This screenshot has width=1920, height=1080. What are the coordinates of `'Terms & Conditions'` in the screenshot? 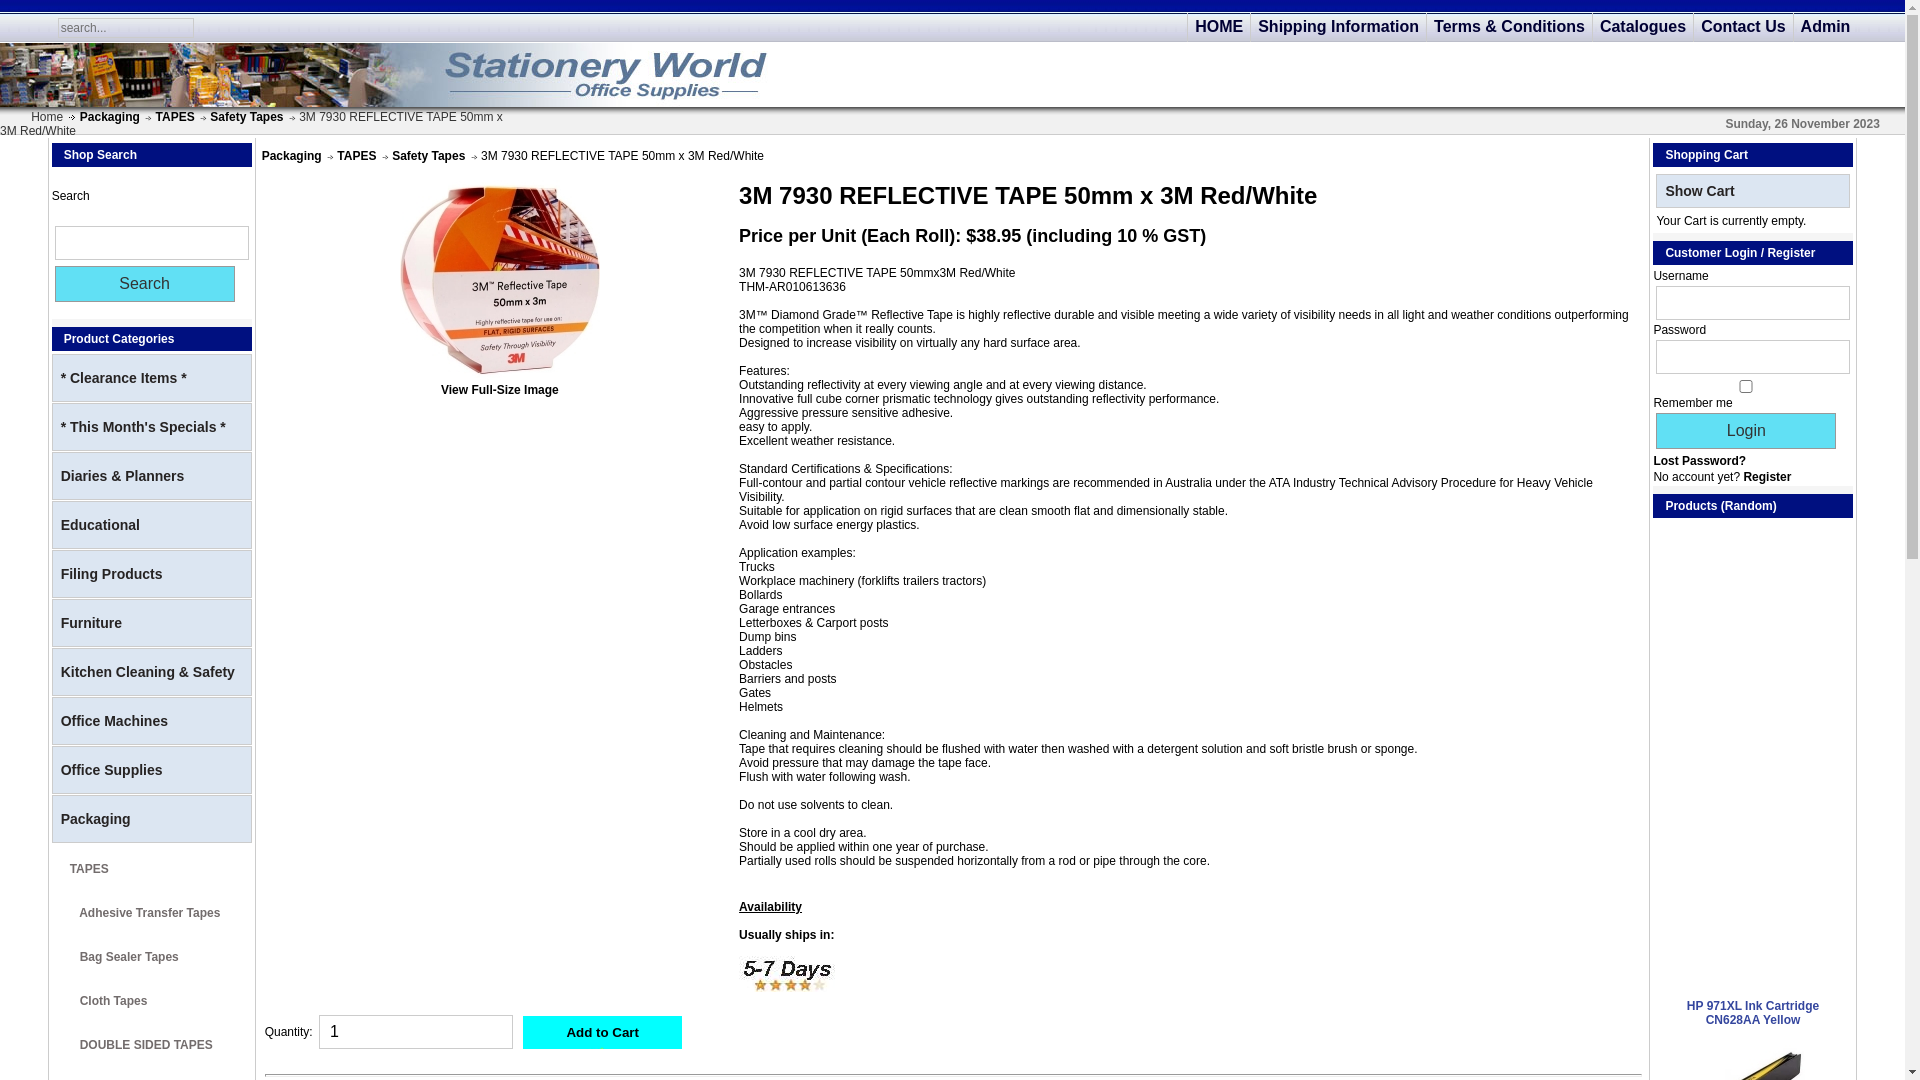 It's located at (1428, 26).